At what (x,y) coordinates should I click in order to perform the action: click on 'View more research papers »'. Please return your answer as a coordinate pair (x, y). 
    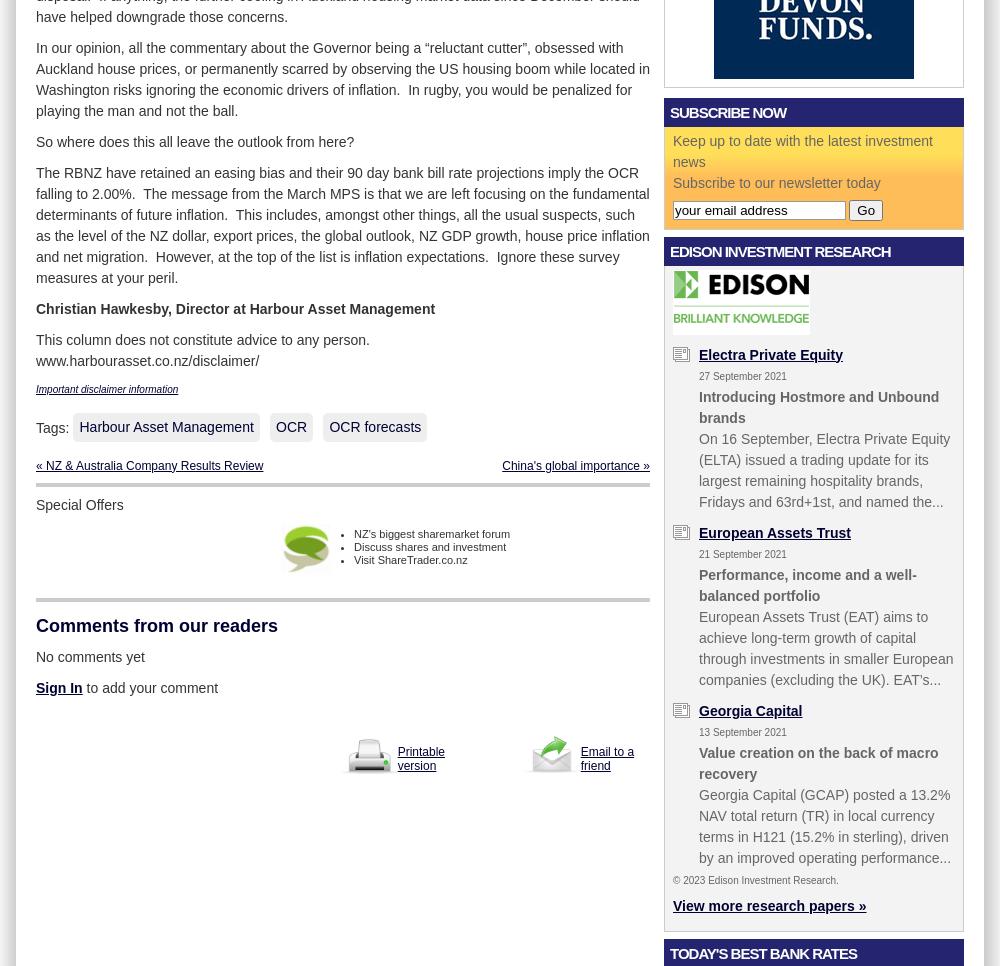
    Looking at the image, I should click on (769, 904).